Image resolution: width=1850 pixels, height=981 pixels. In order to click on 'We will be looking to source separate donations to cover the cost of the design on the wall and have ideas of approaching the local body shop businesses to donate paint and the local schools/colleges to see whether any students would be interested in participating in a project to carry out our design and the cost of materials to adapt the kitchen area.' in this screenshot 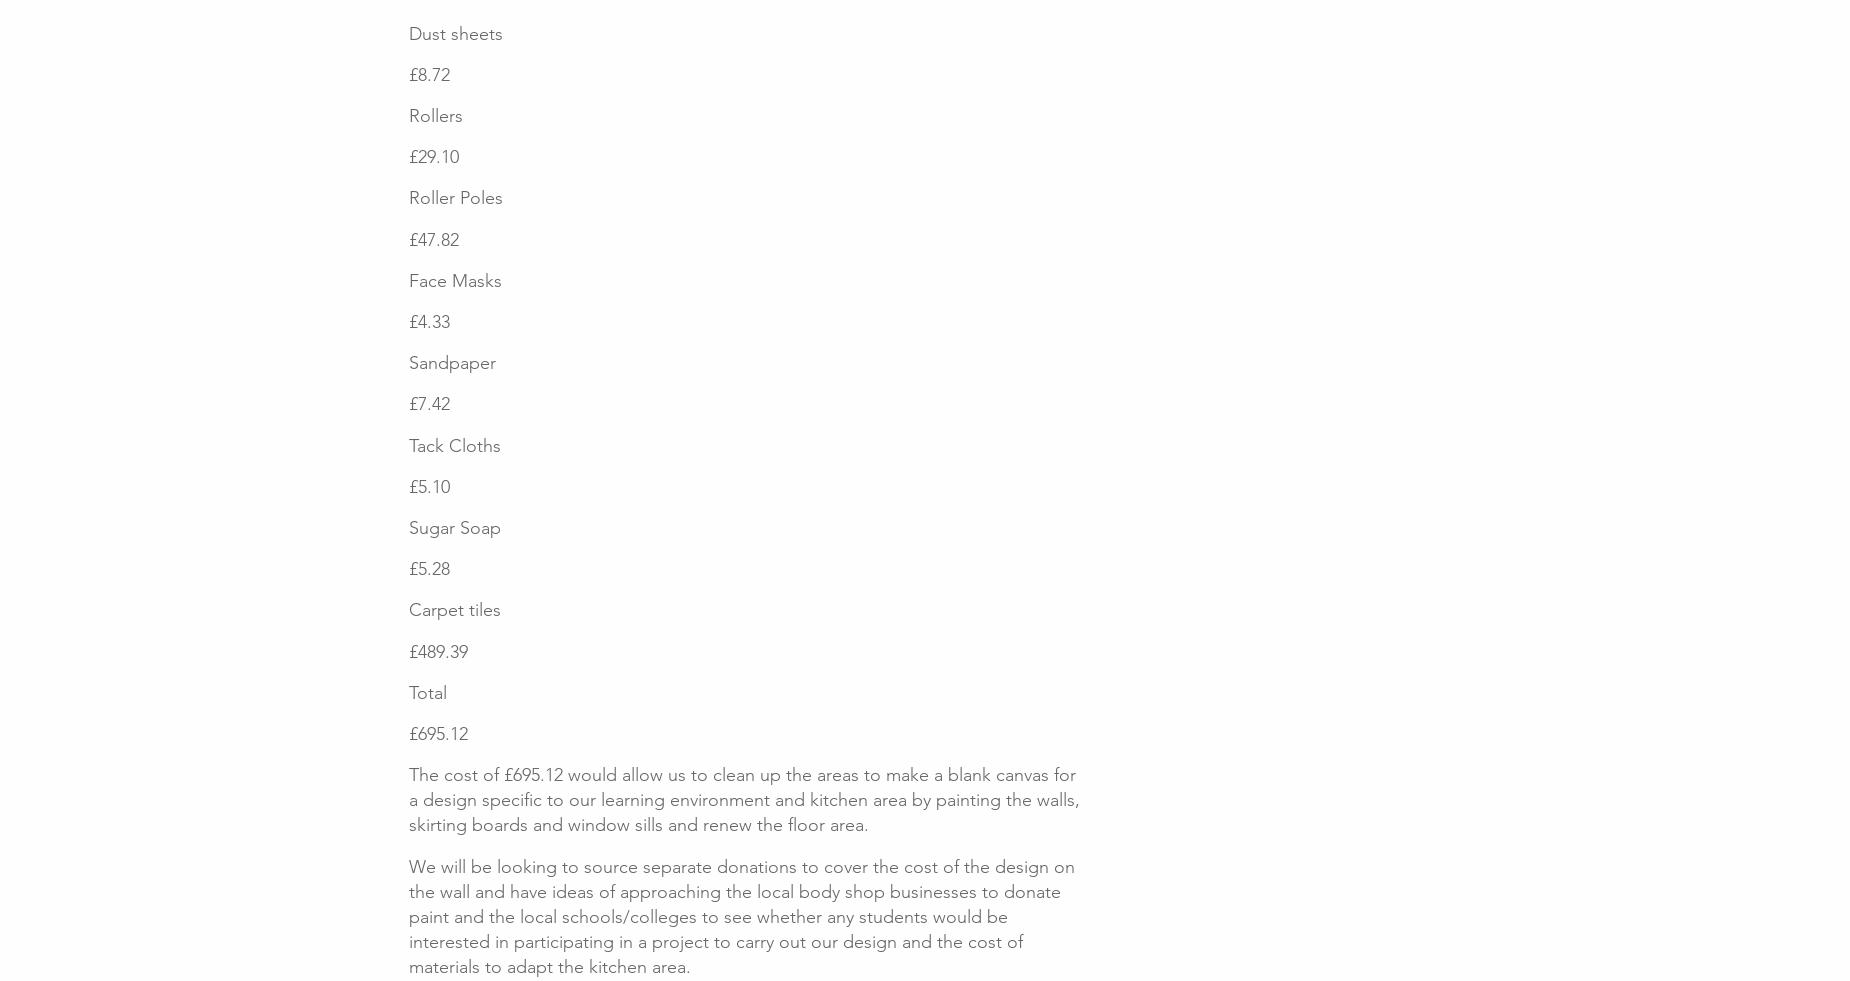, I will do `click(742, 916)`.